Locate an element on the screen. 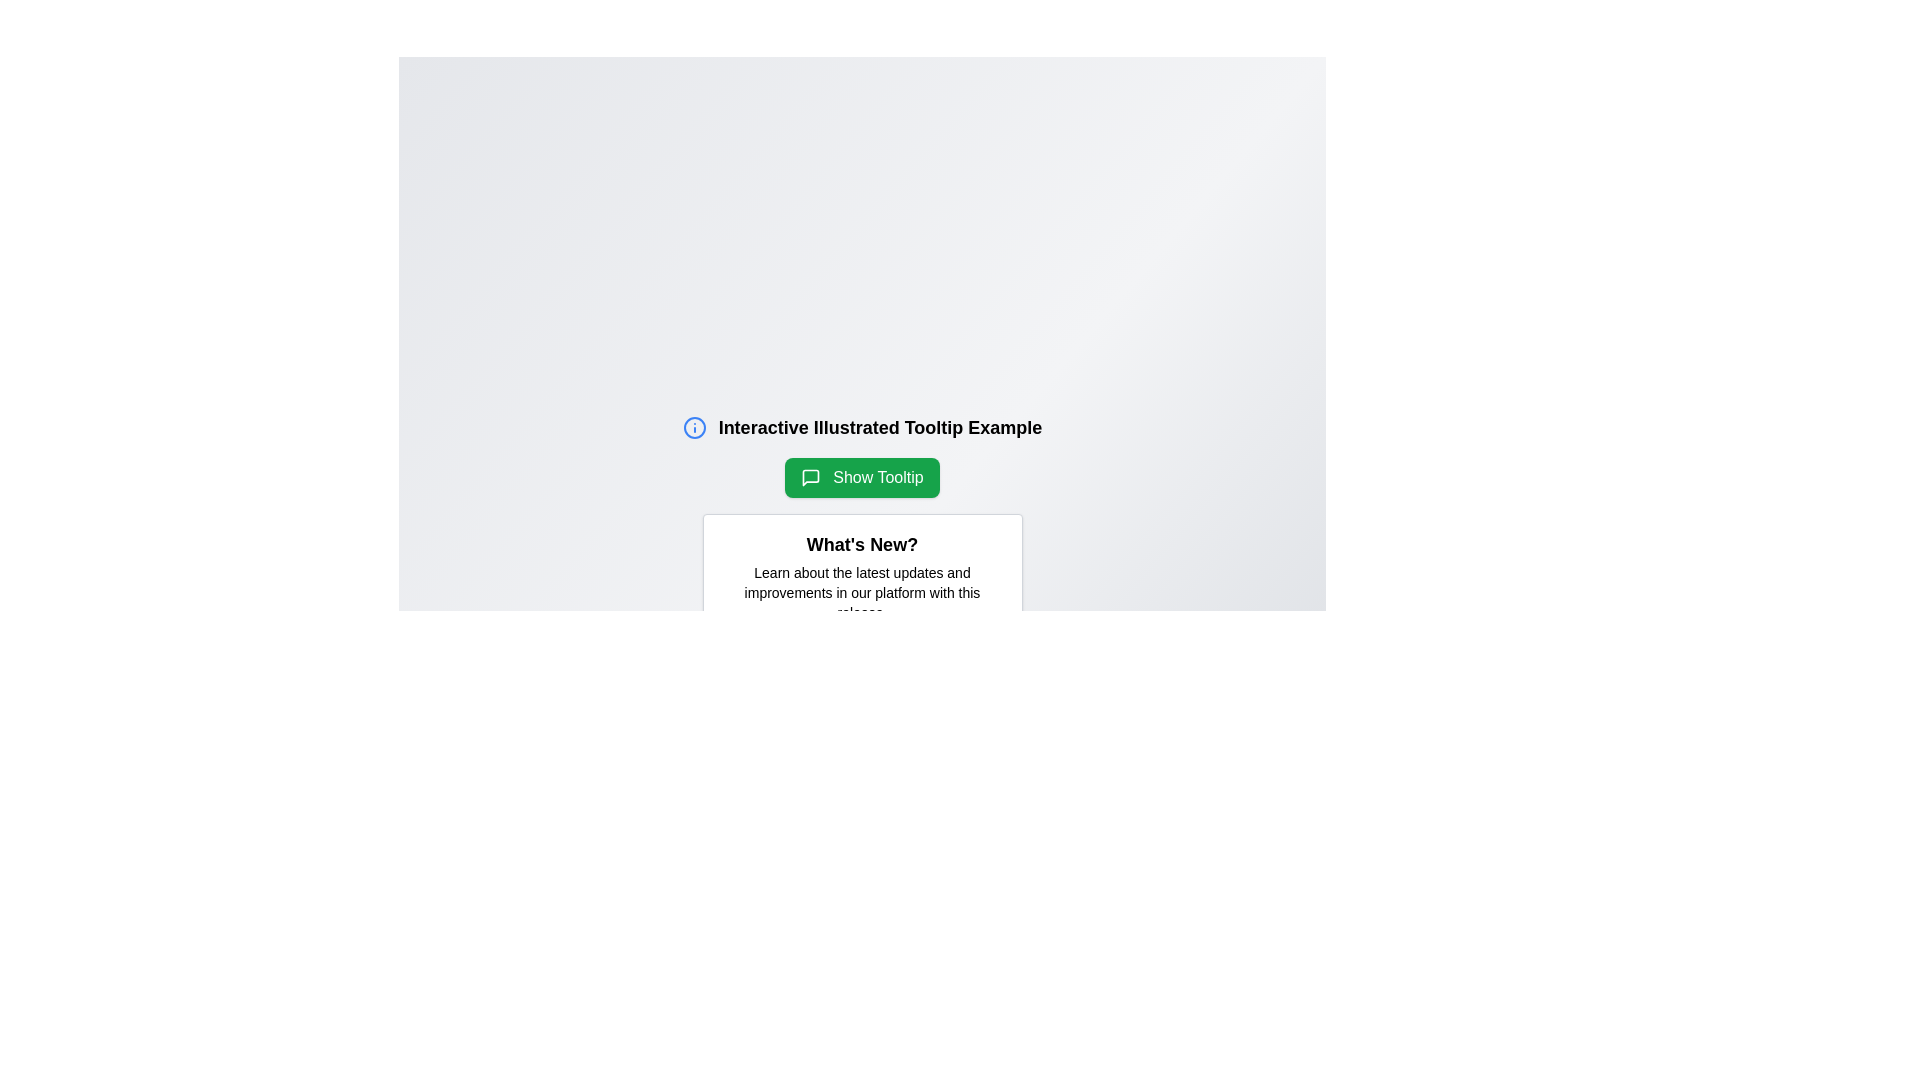 The width and height of the screenshot is (1920, 1080). informational text content located directly below the 'What's New?' heading, which provides context for the updates and improvements described in the card is located at coordinates (862, 592).